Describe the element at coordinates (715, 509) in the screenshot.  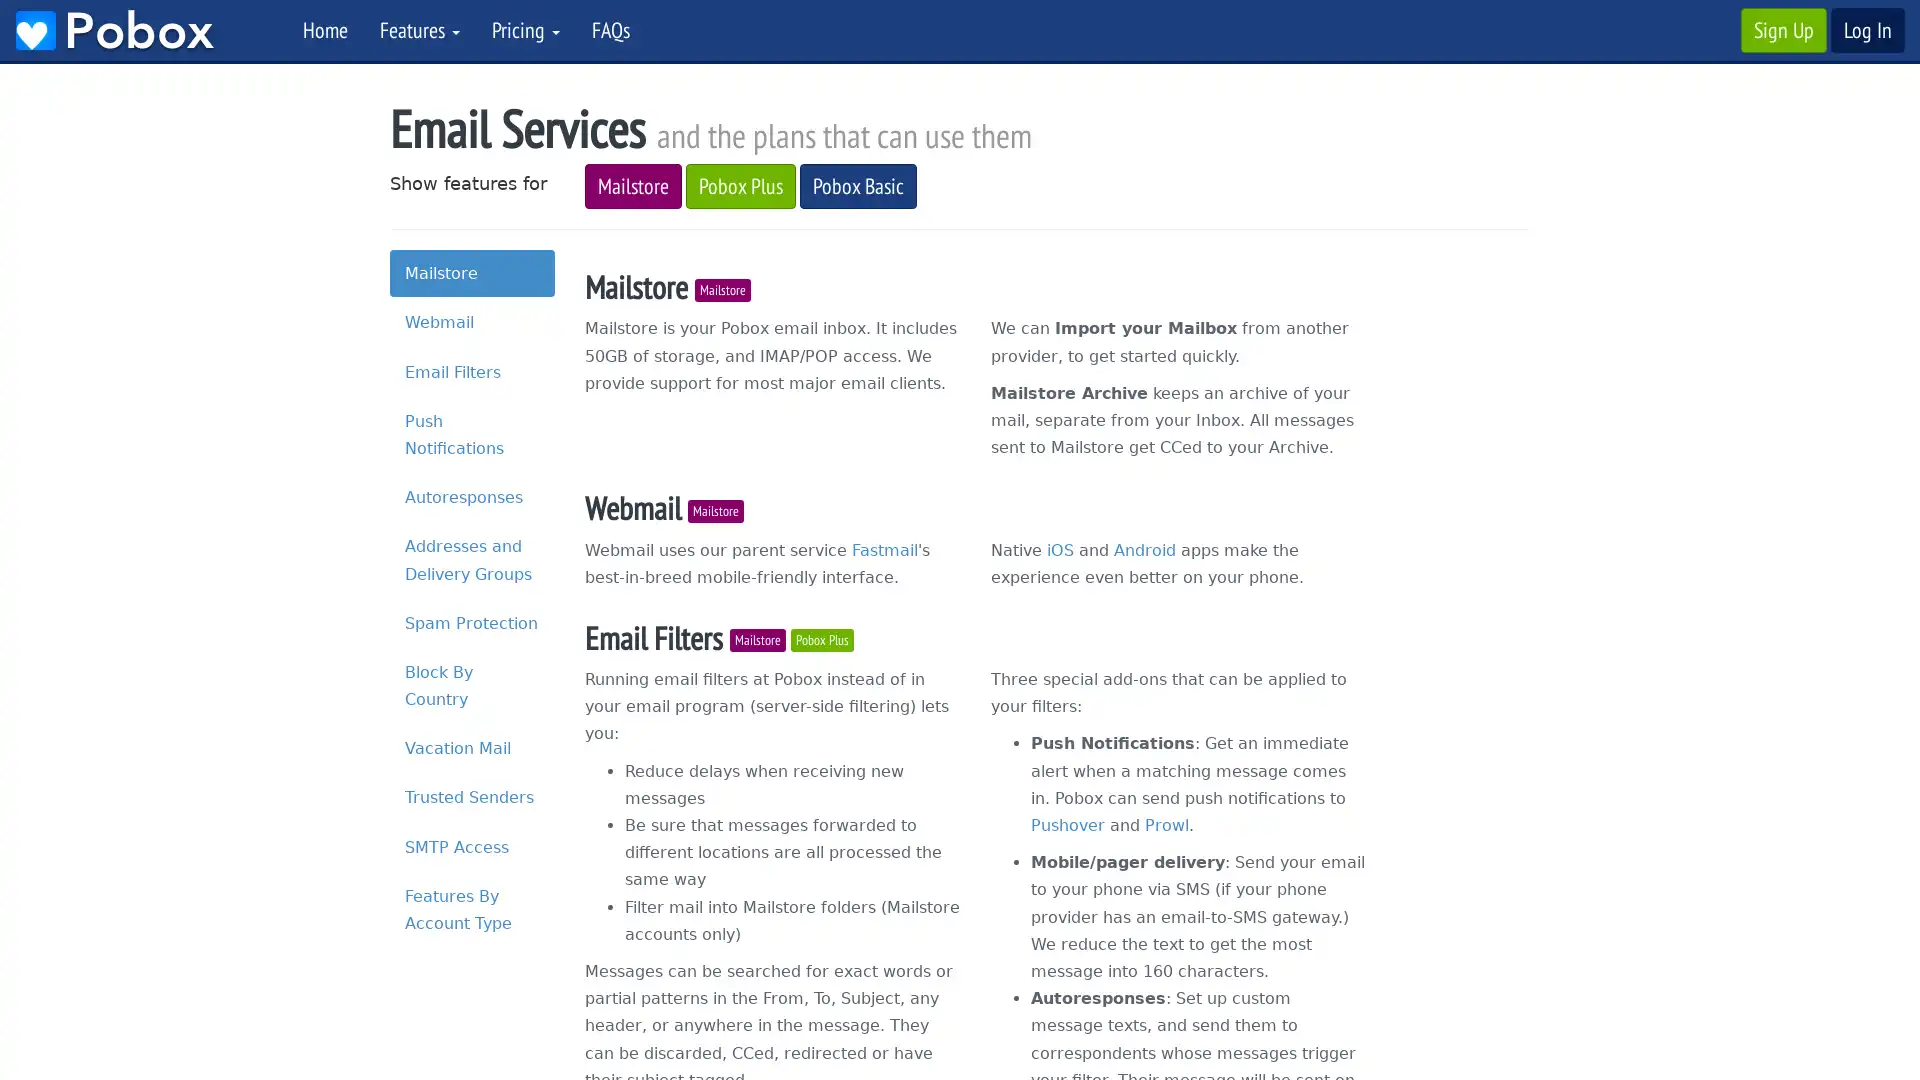
I see `Mailstore` at that location.